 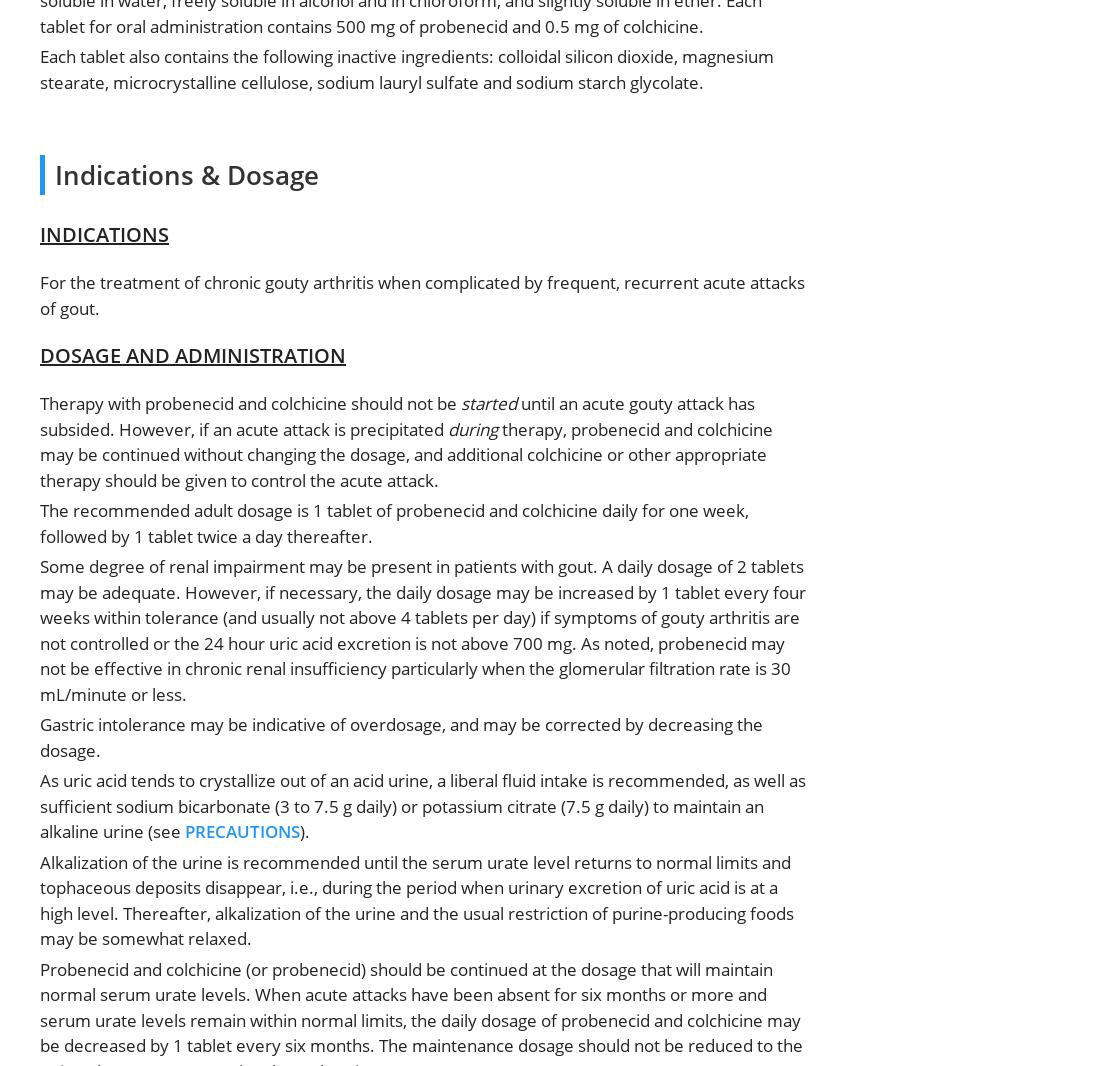 I want to click on 'until an 
  acute gouty attack has subsided. However, if an acute attack is precipitated', so click(x=396, y=415).